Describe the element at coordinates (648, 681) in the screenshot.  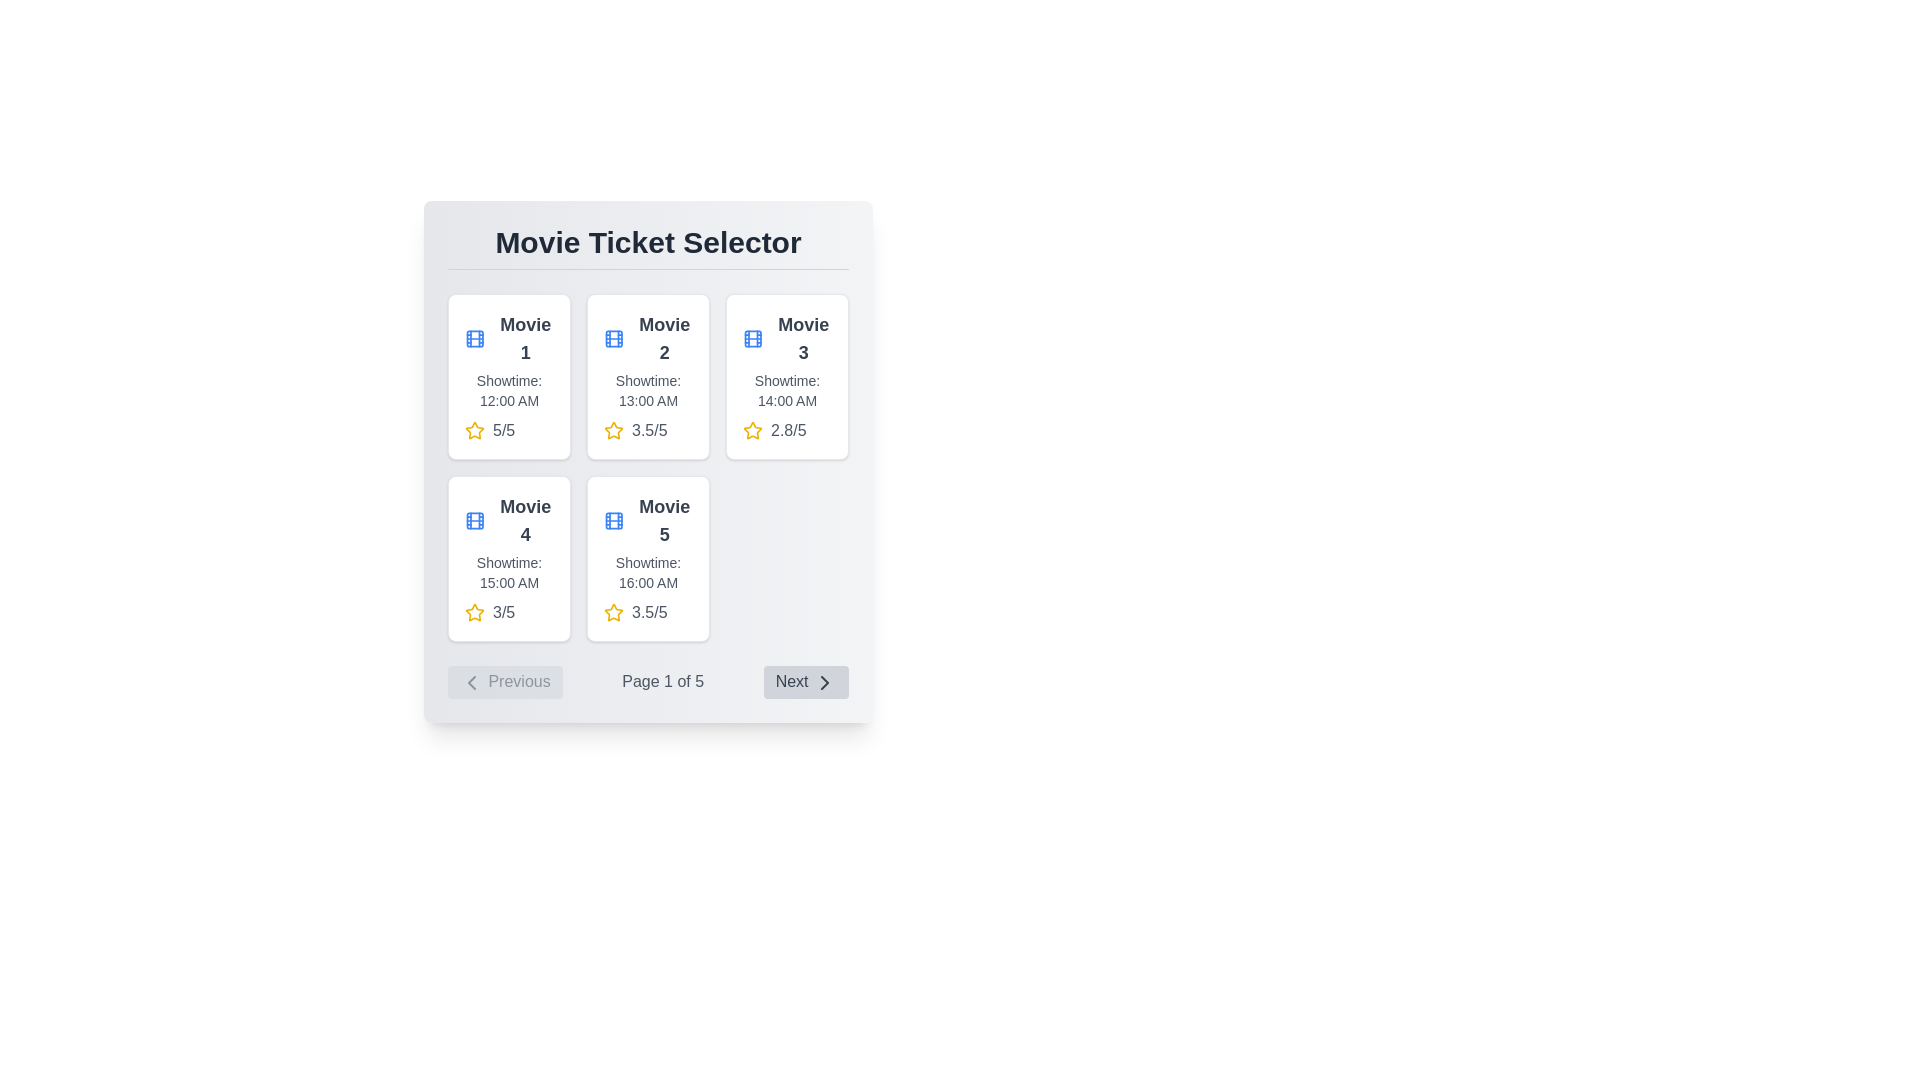
I see `the current page number displayed in the pagination control, which shows 'Page 1 of 5' in the center text` at that location.